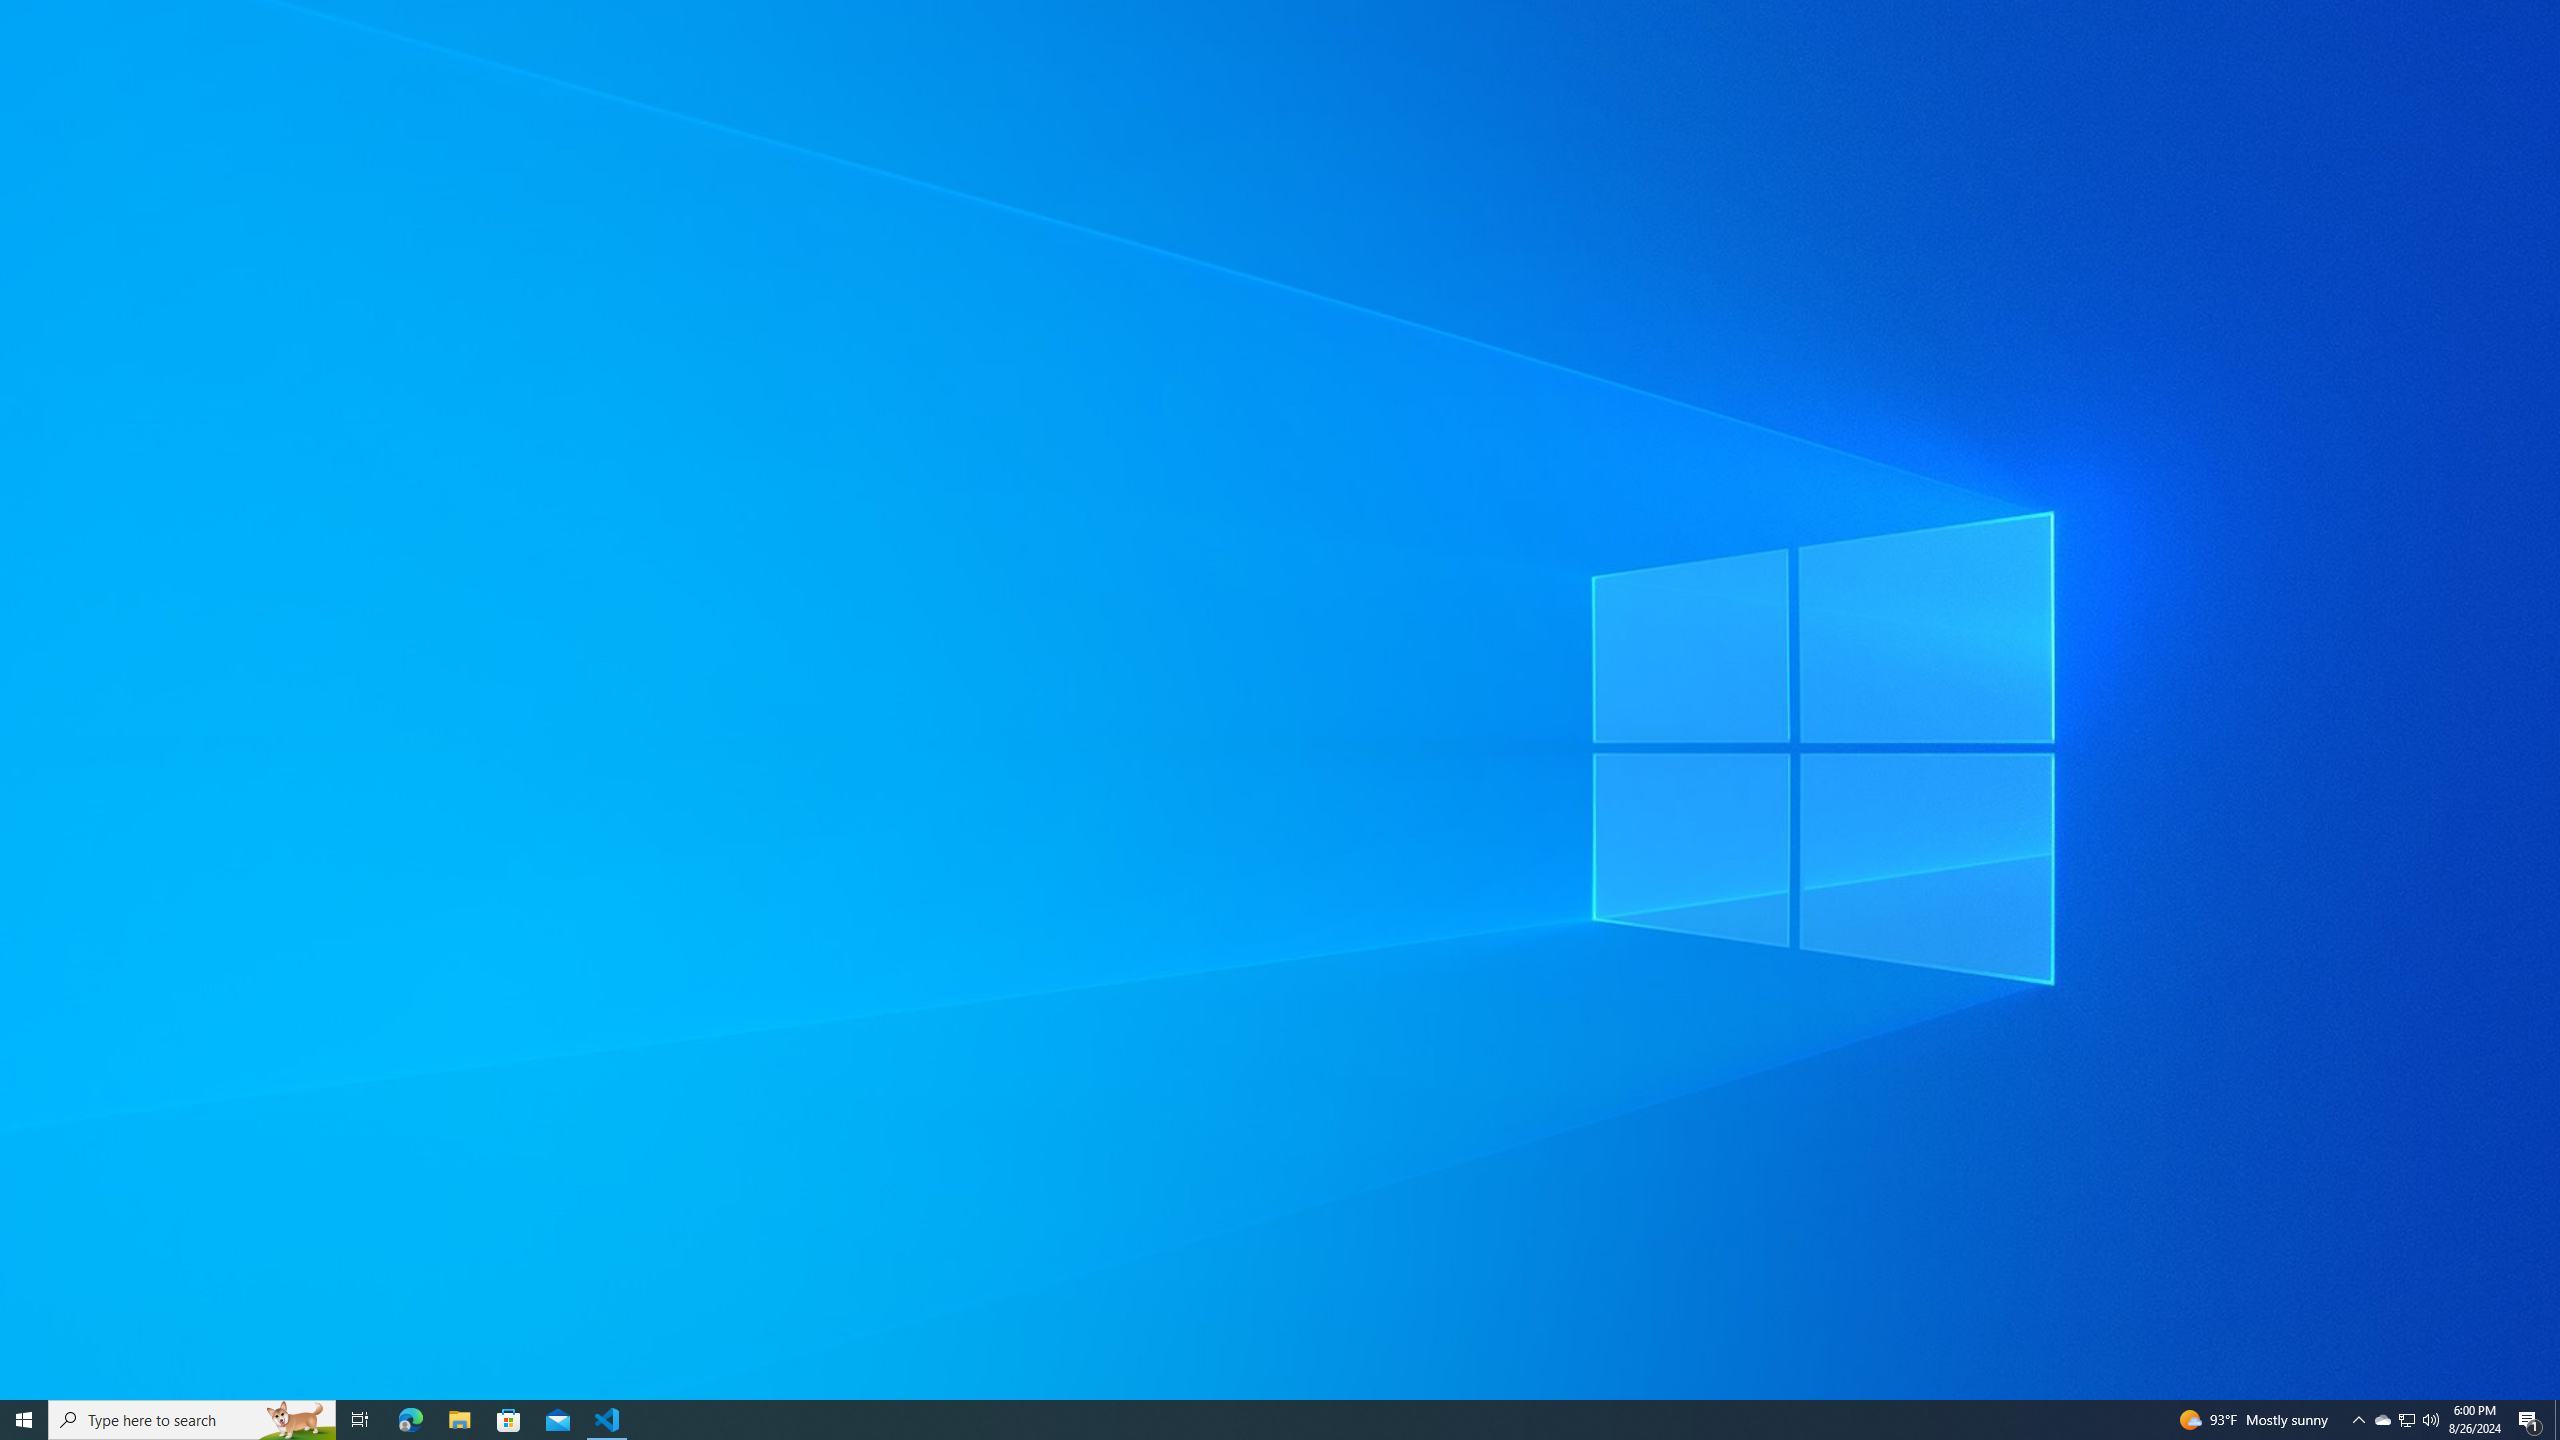 The width and height of the screenshot is (2560, 1440). What do you see at coordinates (607, 1418) in the screenshot?
I see `'Visual Studio Code - 1 running window'` at bounding box center [607, 1418].